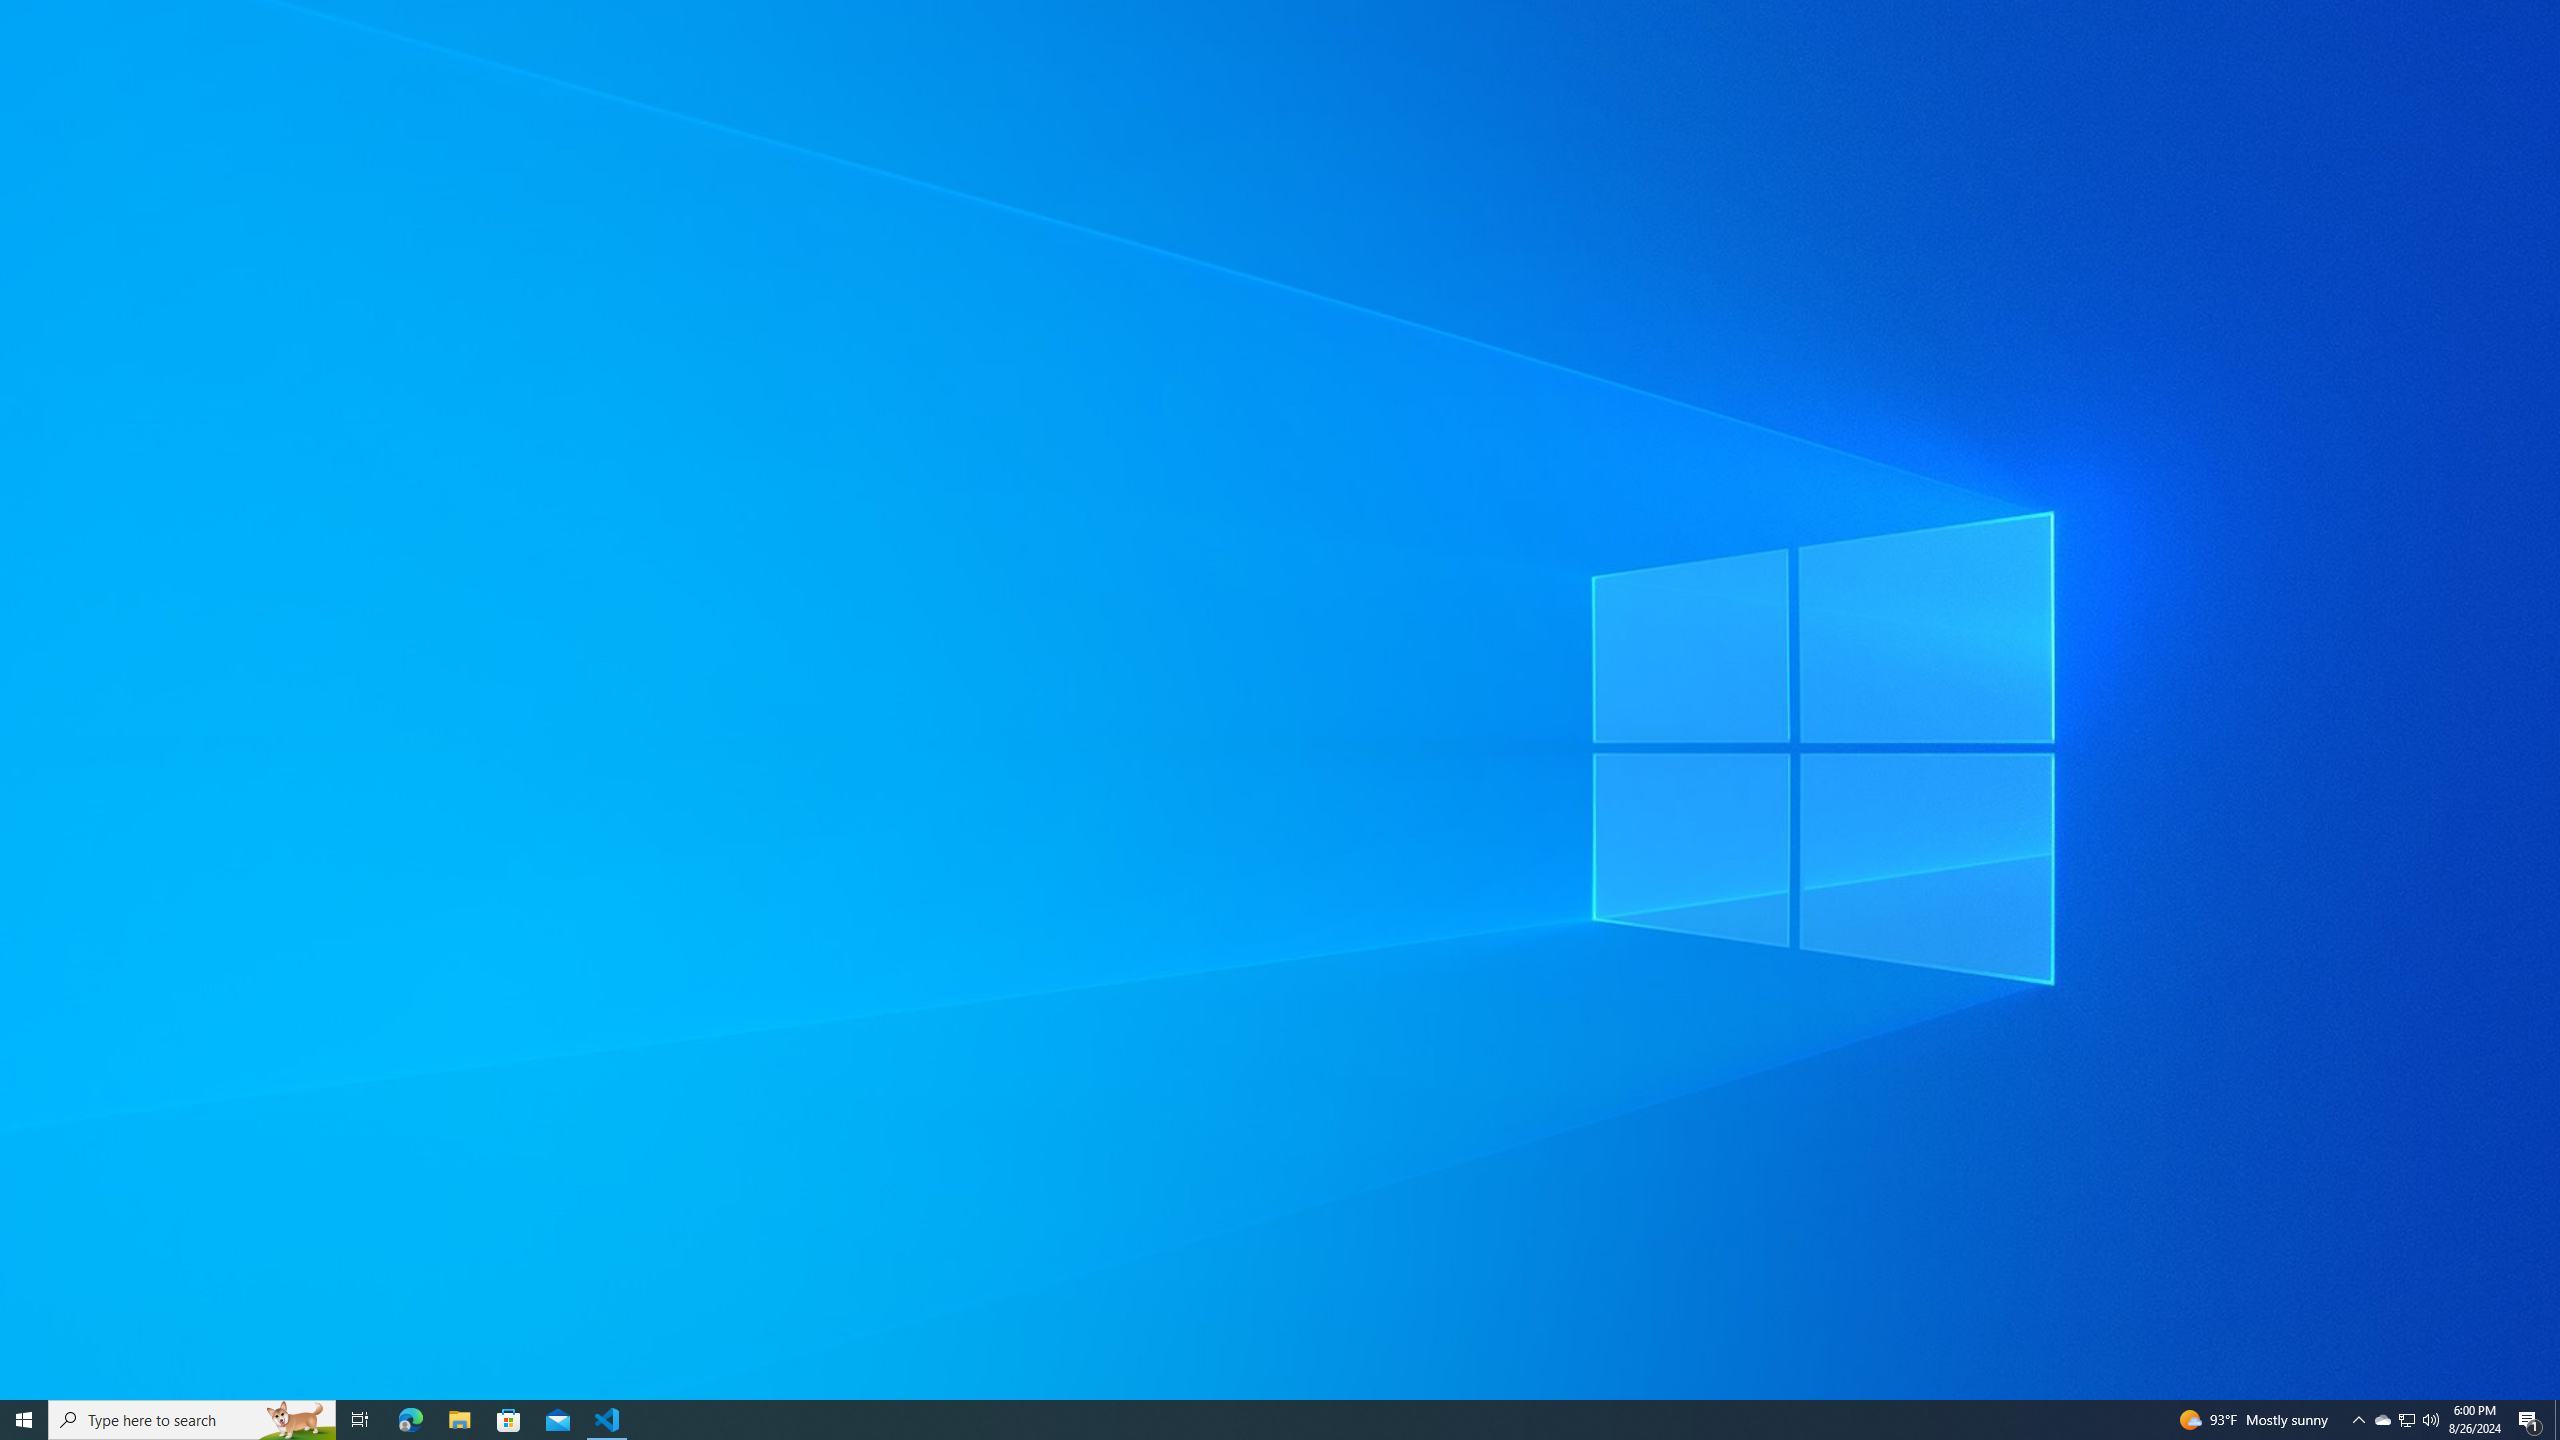 The width and height of the screenshot is (2560, 1440). What do you see at coordinates (607, 1418) in the screenshot?
I see `'Visual Studio Code - 1 running window'` at bounding box center [607, 1418].